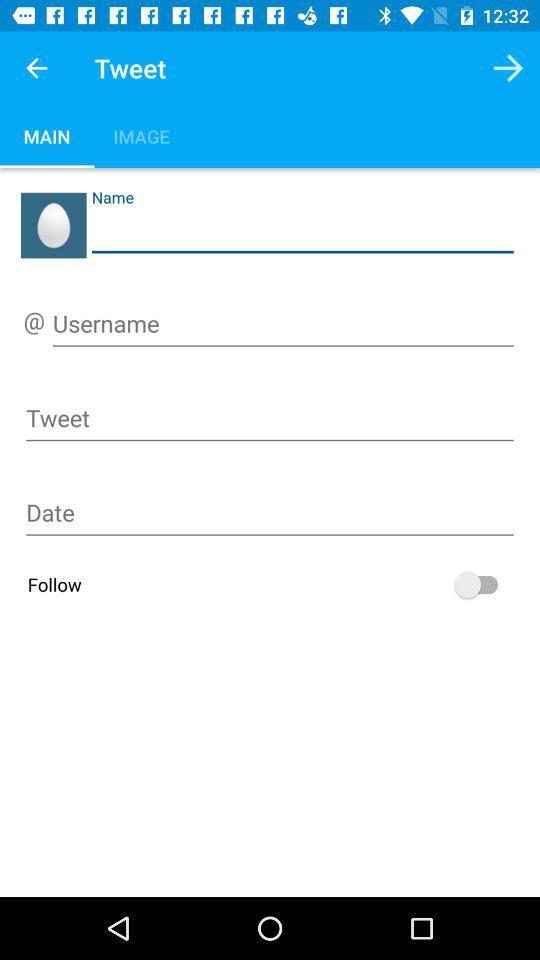 This screenshot has height=960, width=540. I want to click on date text bbox, so click(270, 515).